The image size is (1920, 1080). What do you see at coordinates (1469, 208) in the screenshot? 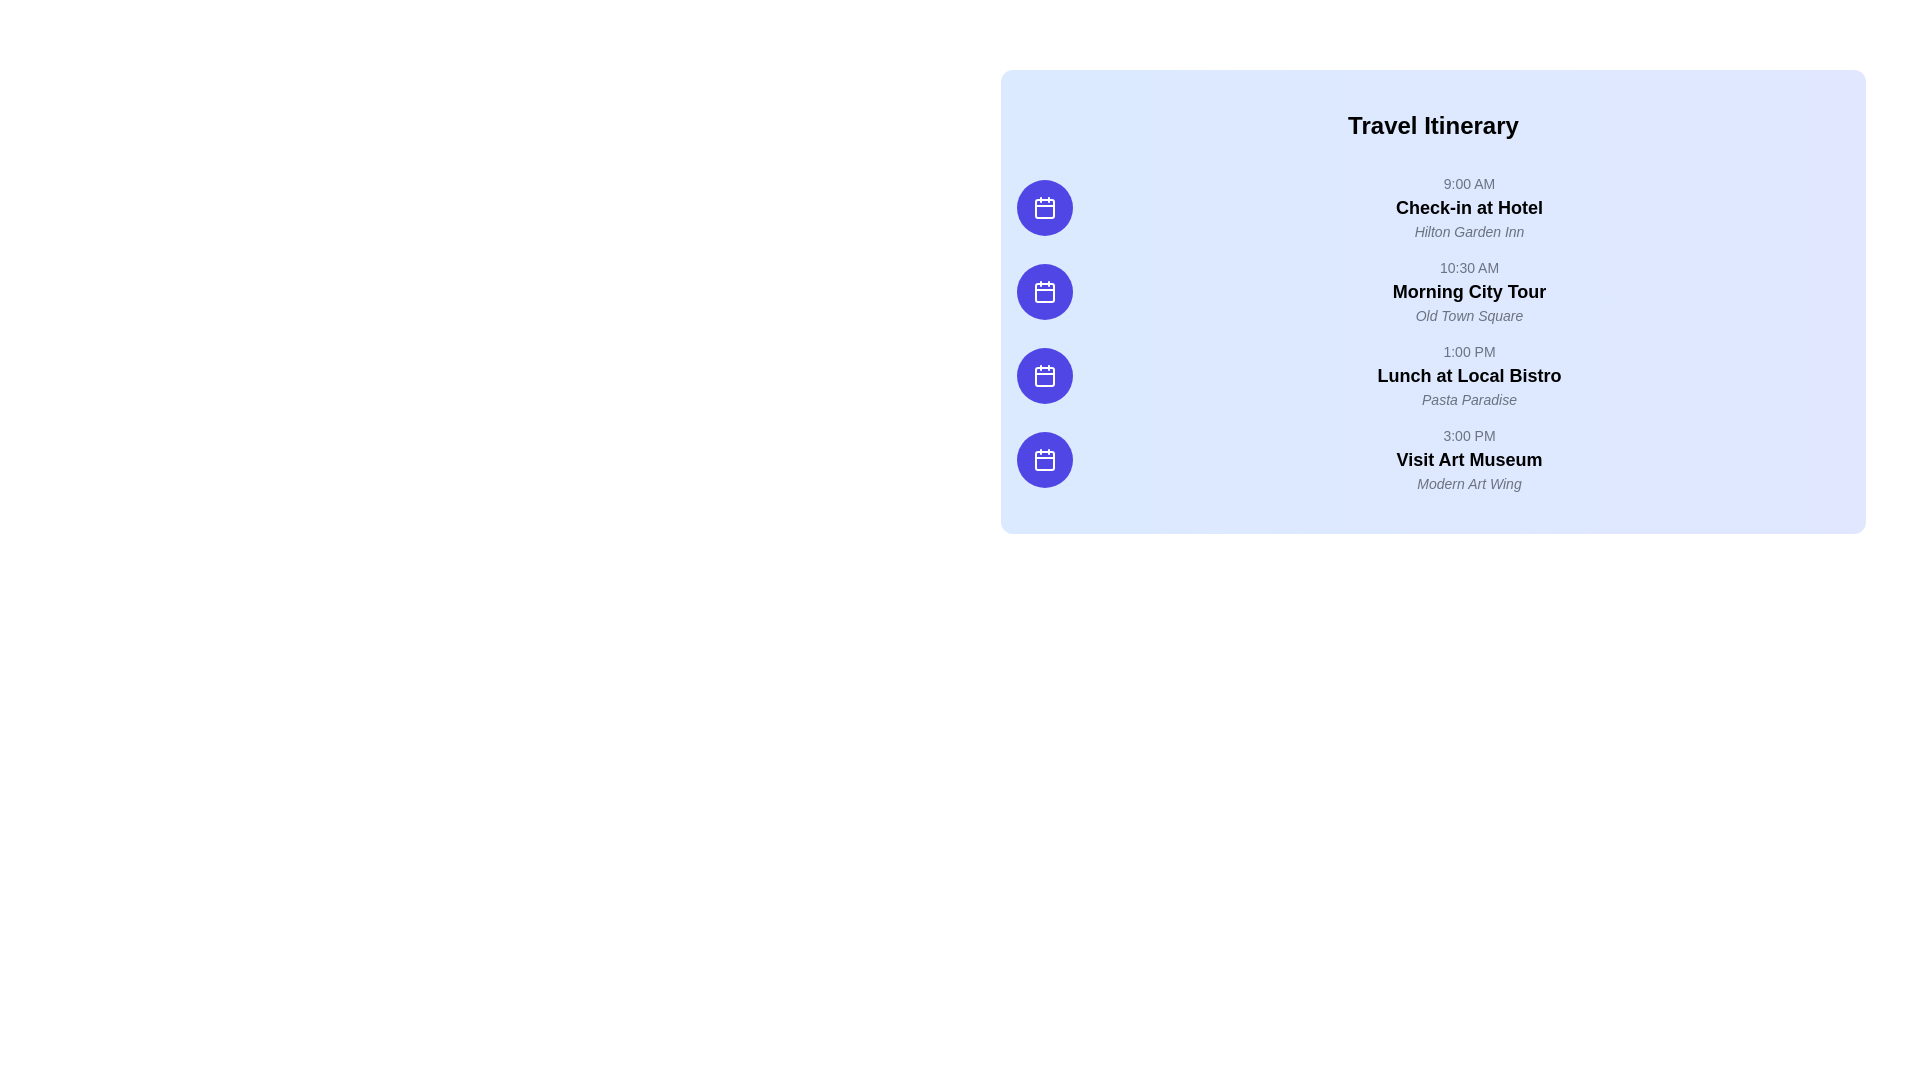
I see `text from the first schedule entry in the travel itinerary list, which displays the time, title, and location of the event` at bounding box center [1469, 208].